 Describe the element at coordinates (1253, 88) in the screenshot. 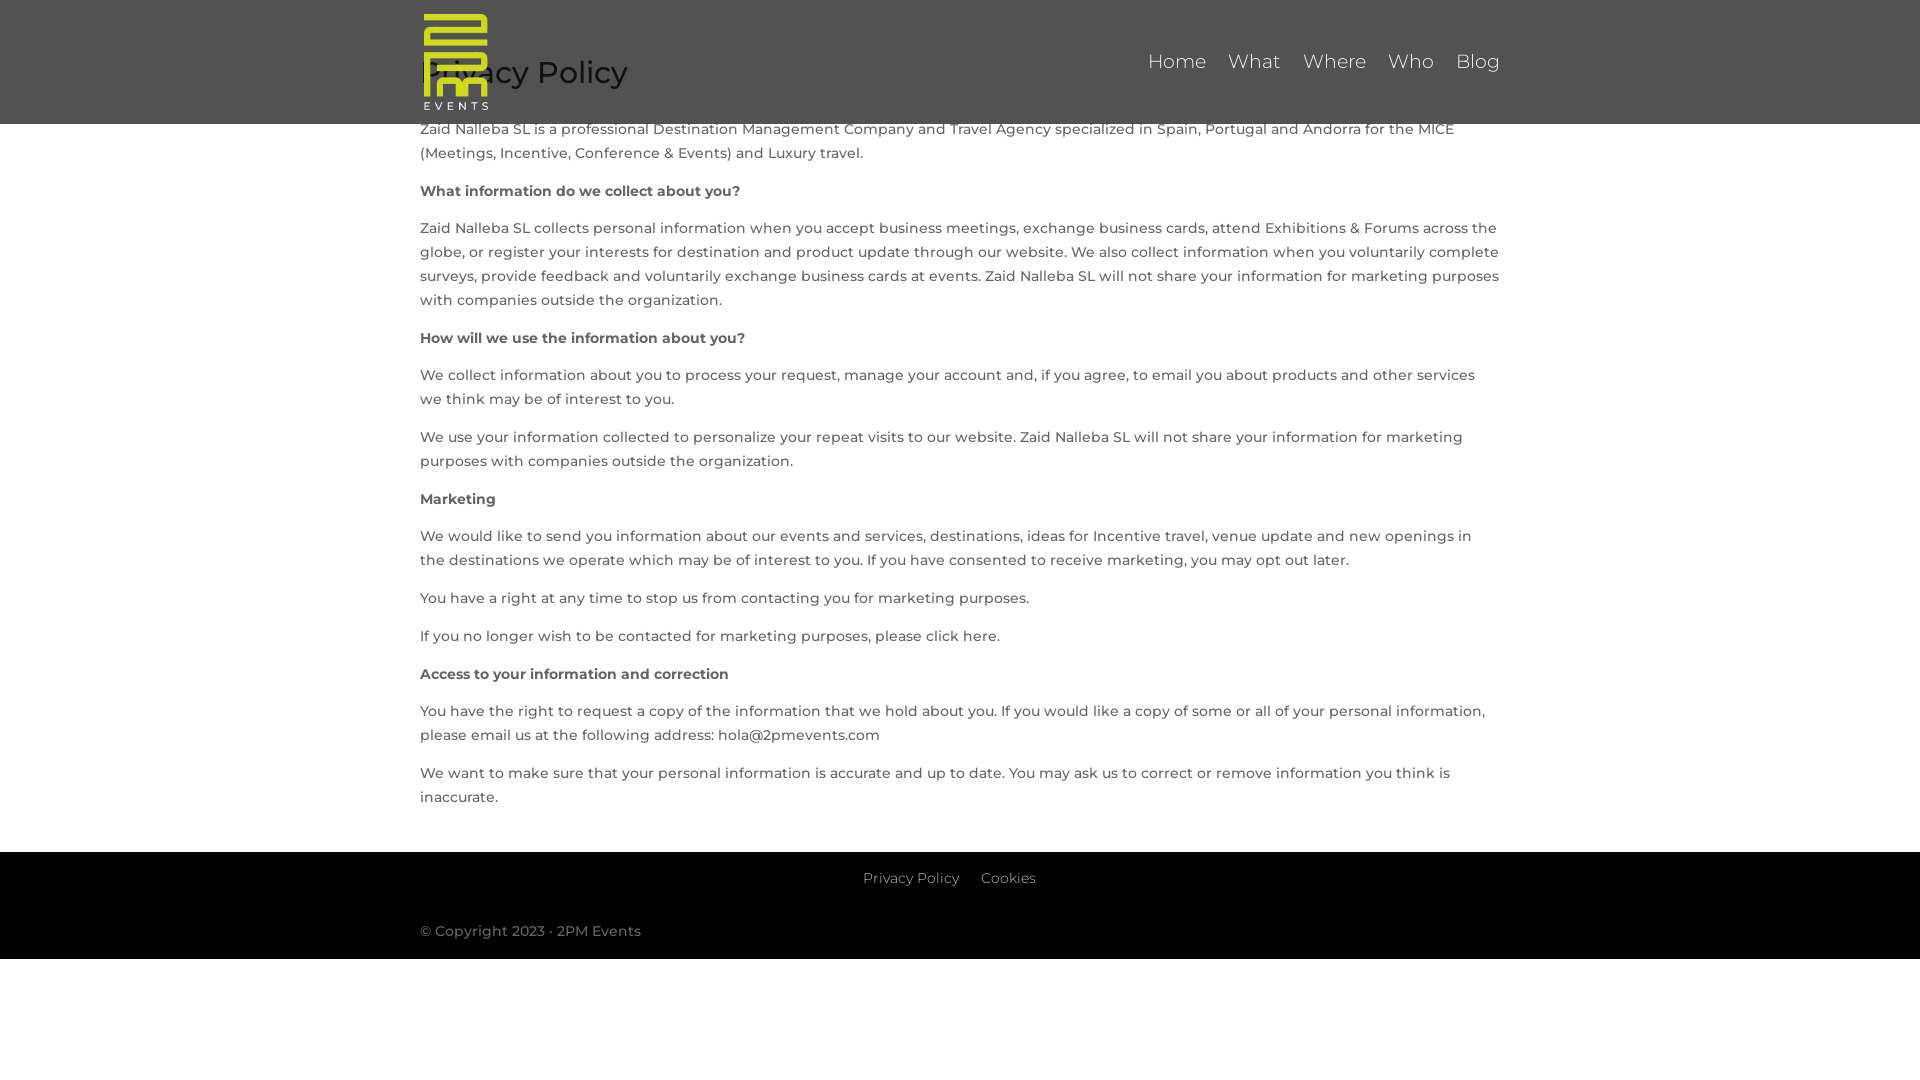

I see `'What'` at that location.